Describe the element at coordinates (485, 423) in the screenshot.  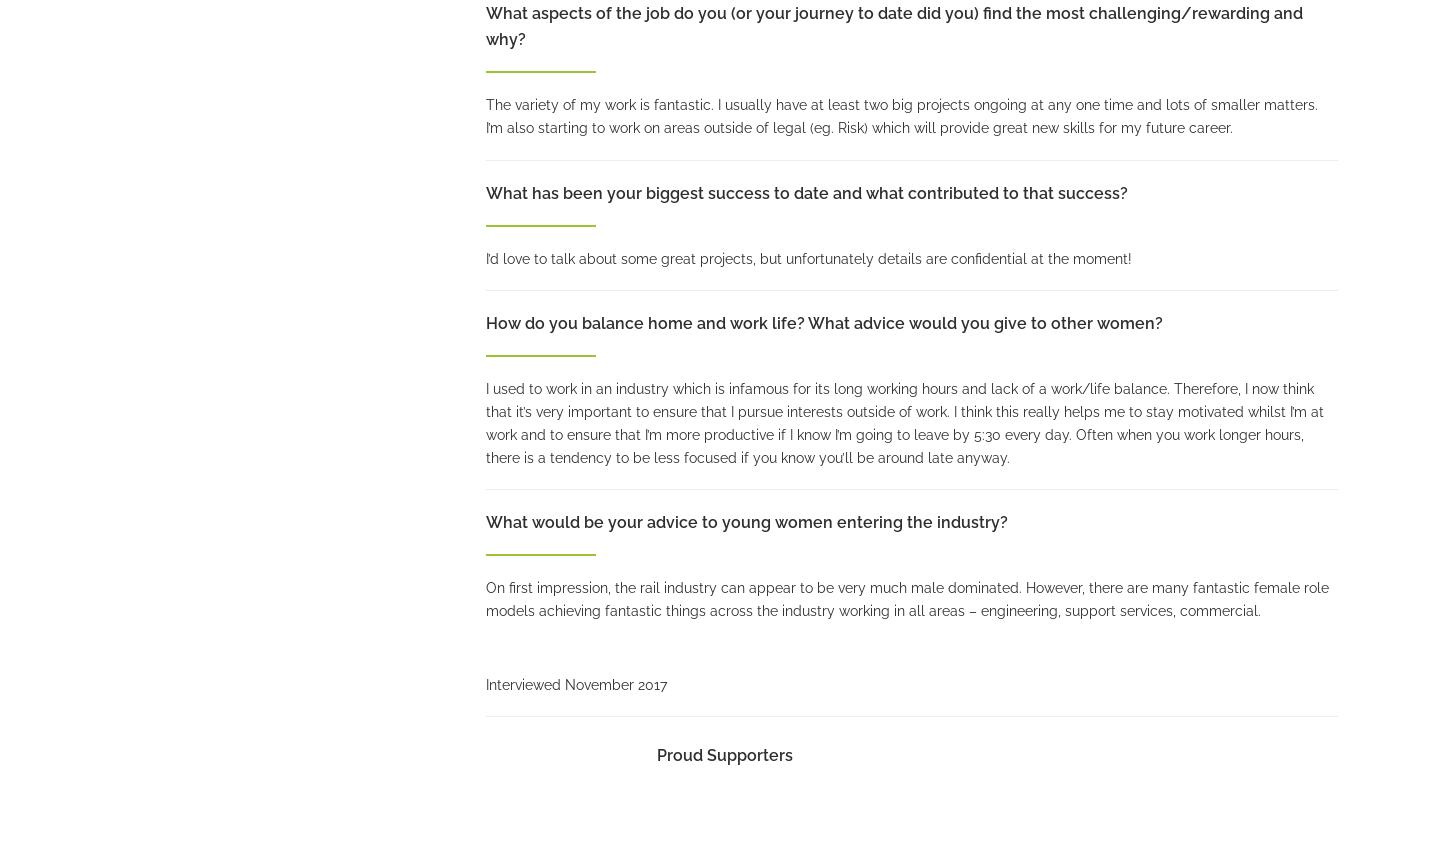
I see `'I used to work in an industry which is infamous for its long working hours and lack of a work/life balance. Therefore, I now think that it’s very important to ensure that I pursue interests outside of work. I think this really helps me to stay motivated whilst I’m at work and to ensure that I’m more productive if I know I’m going to leave by 5:30 every day. Often when you work longer hours, there is a tendency to be less focused if you know you’ll be around late anyway.'` at that location.